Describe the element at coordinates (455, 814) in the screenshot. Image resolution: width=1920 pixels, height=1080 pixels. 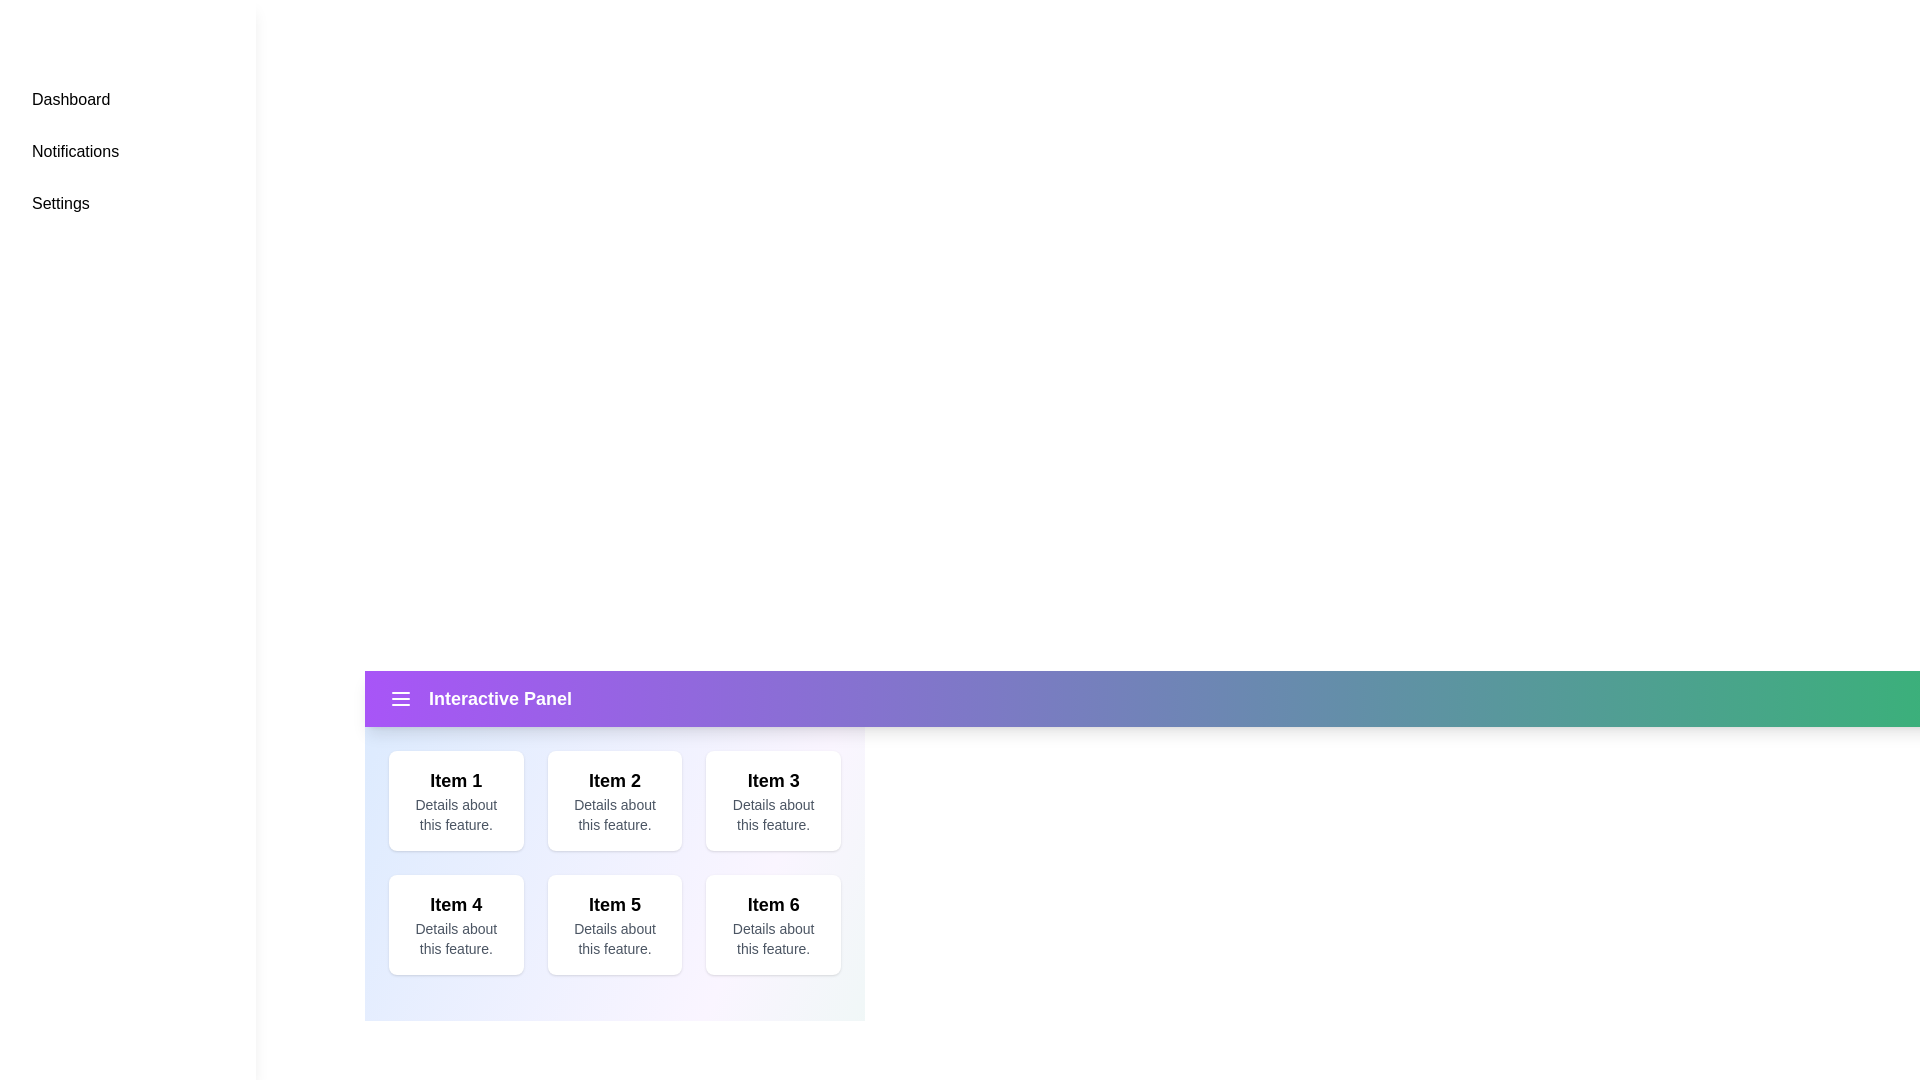
I see `descriptive text label located in the second line of the 'Item 1' card, positioned in the top-left corner of the grid layout` at that location.